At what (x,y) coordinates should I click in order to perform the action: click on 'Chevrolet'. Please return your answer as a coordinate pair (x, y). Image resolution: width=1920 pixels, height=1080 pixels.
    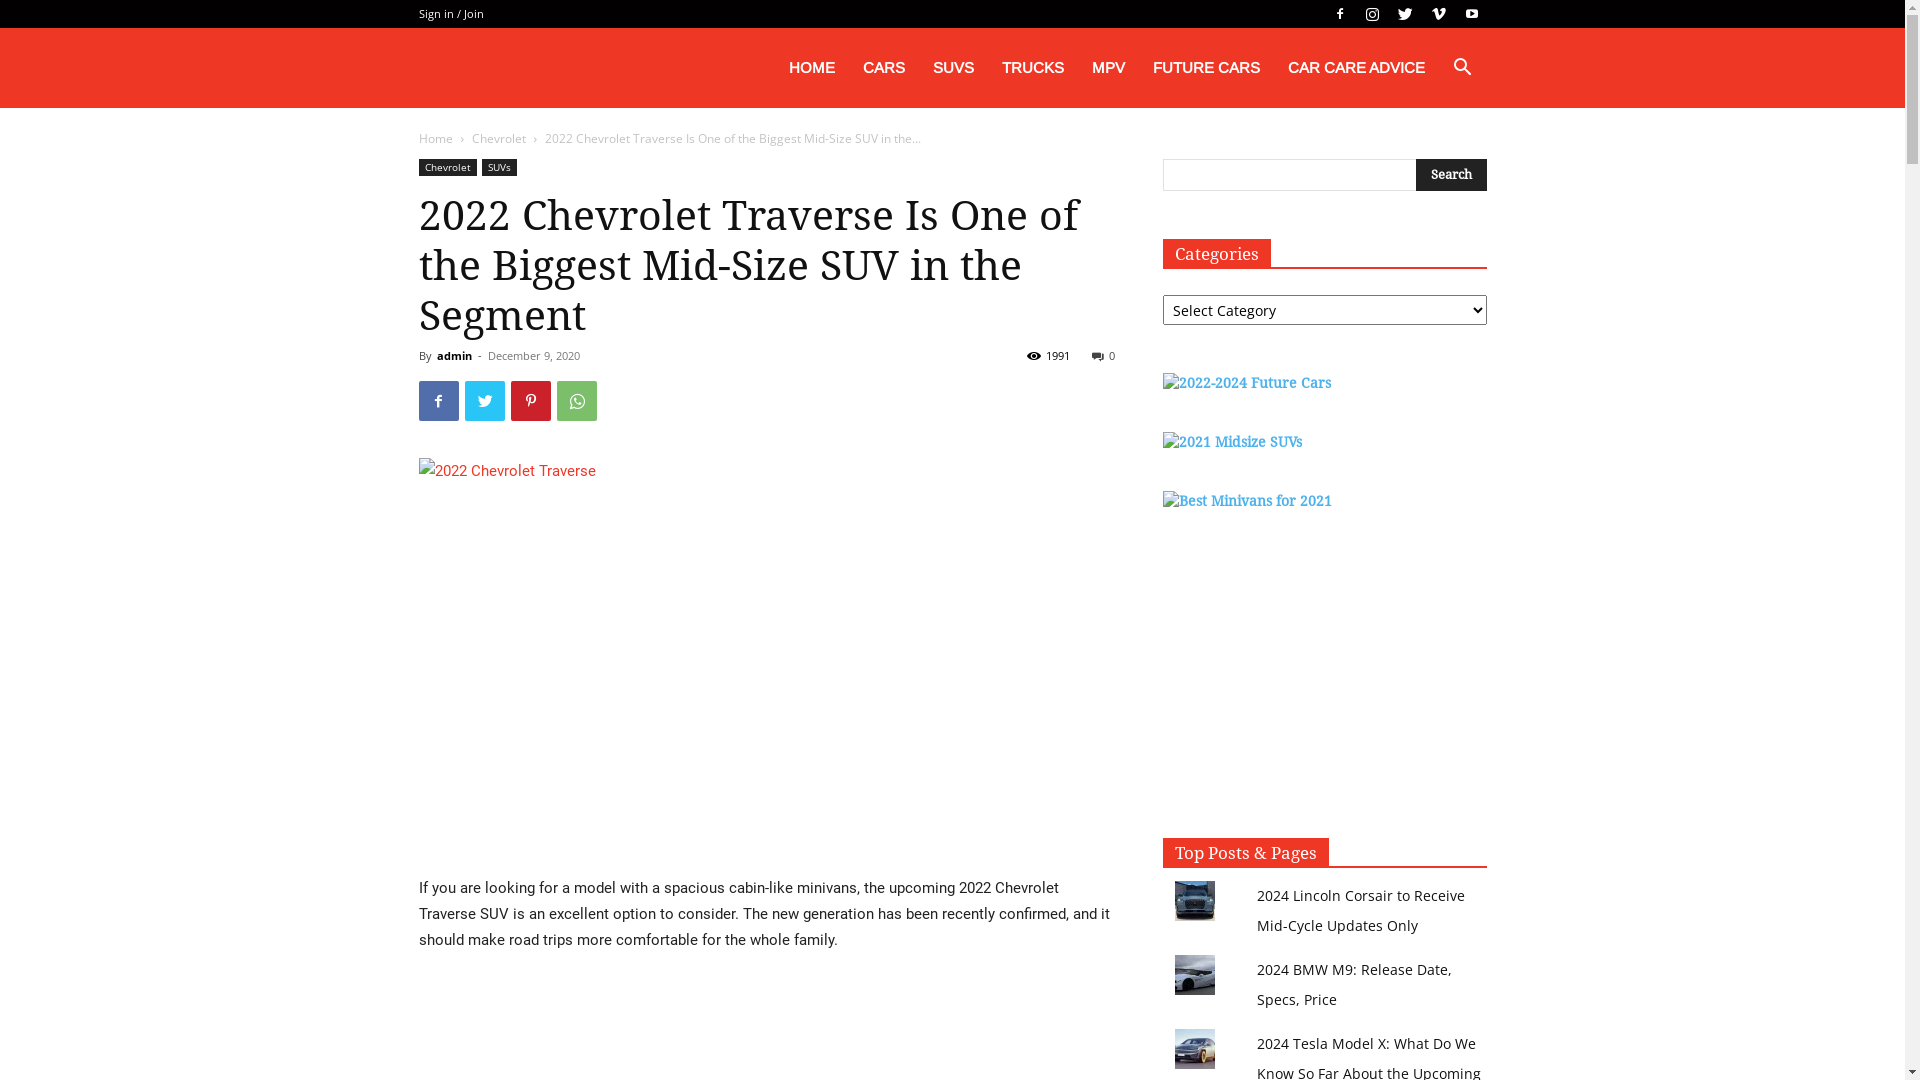
    Looking at the image, I should click on (499, 137).